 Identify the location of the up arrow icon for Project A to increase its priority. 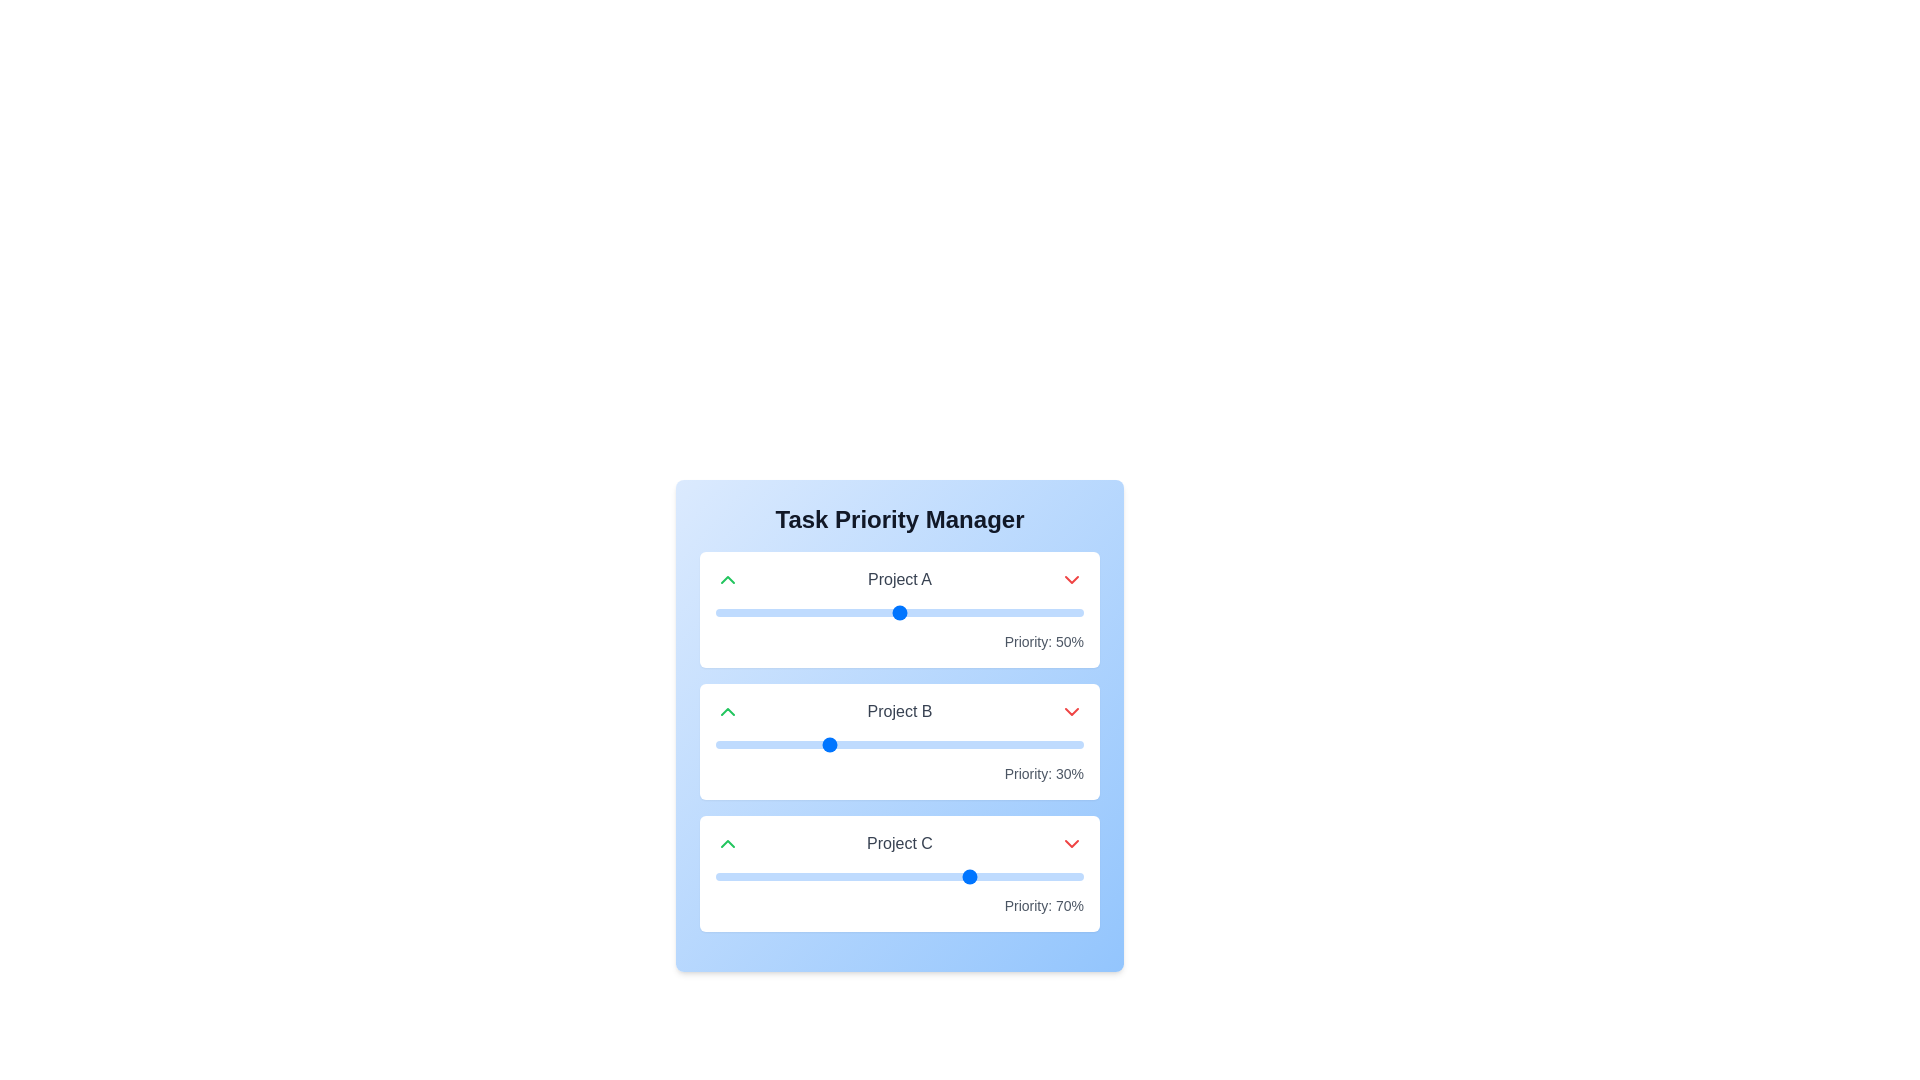
(727, 579).